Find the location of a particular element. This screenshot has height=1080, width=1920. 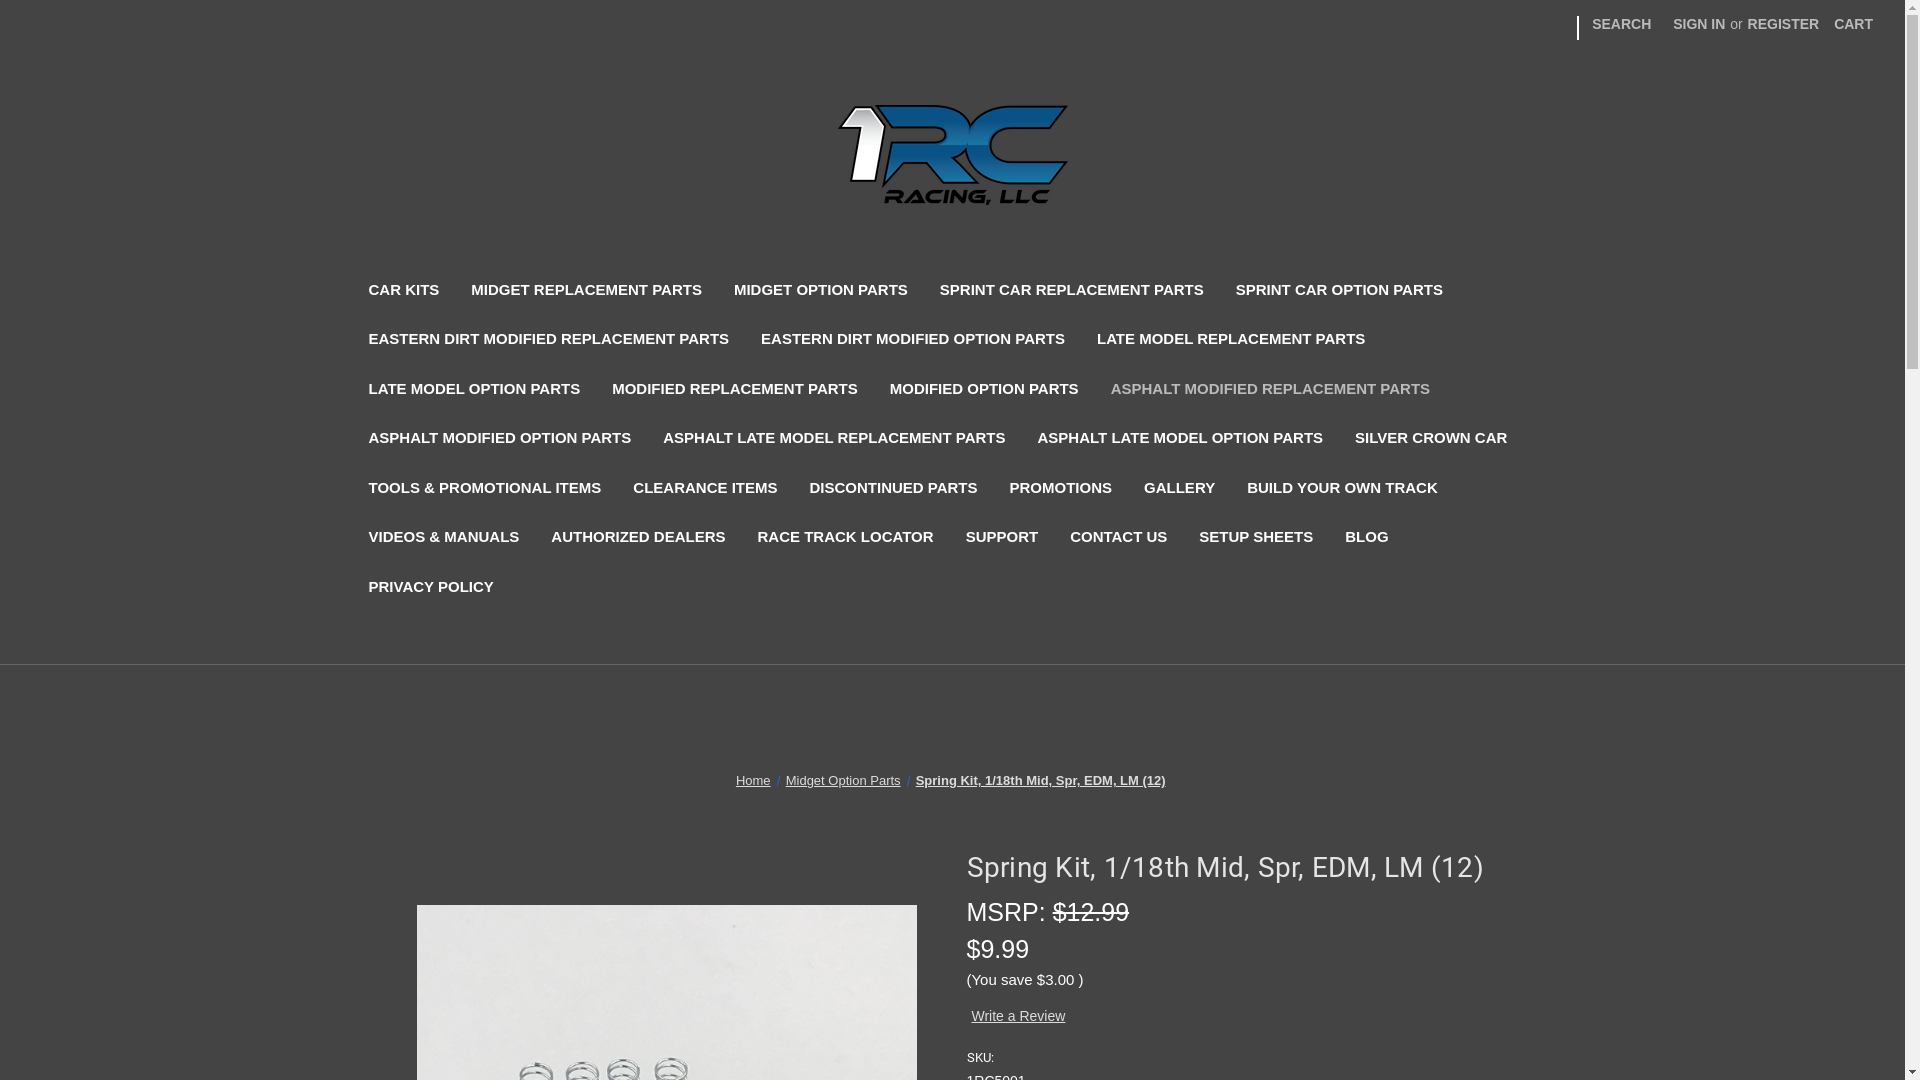

'CLEARANCE ITEMS' is located at coordinates (705, 490).